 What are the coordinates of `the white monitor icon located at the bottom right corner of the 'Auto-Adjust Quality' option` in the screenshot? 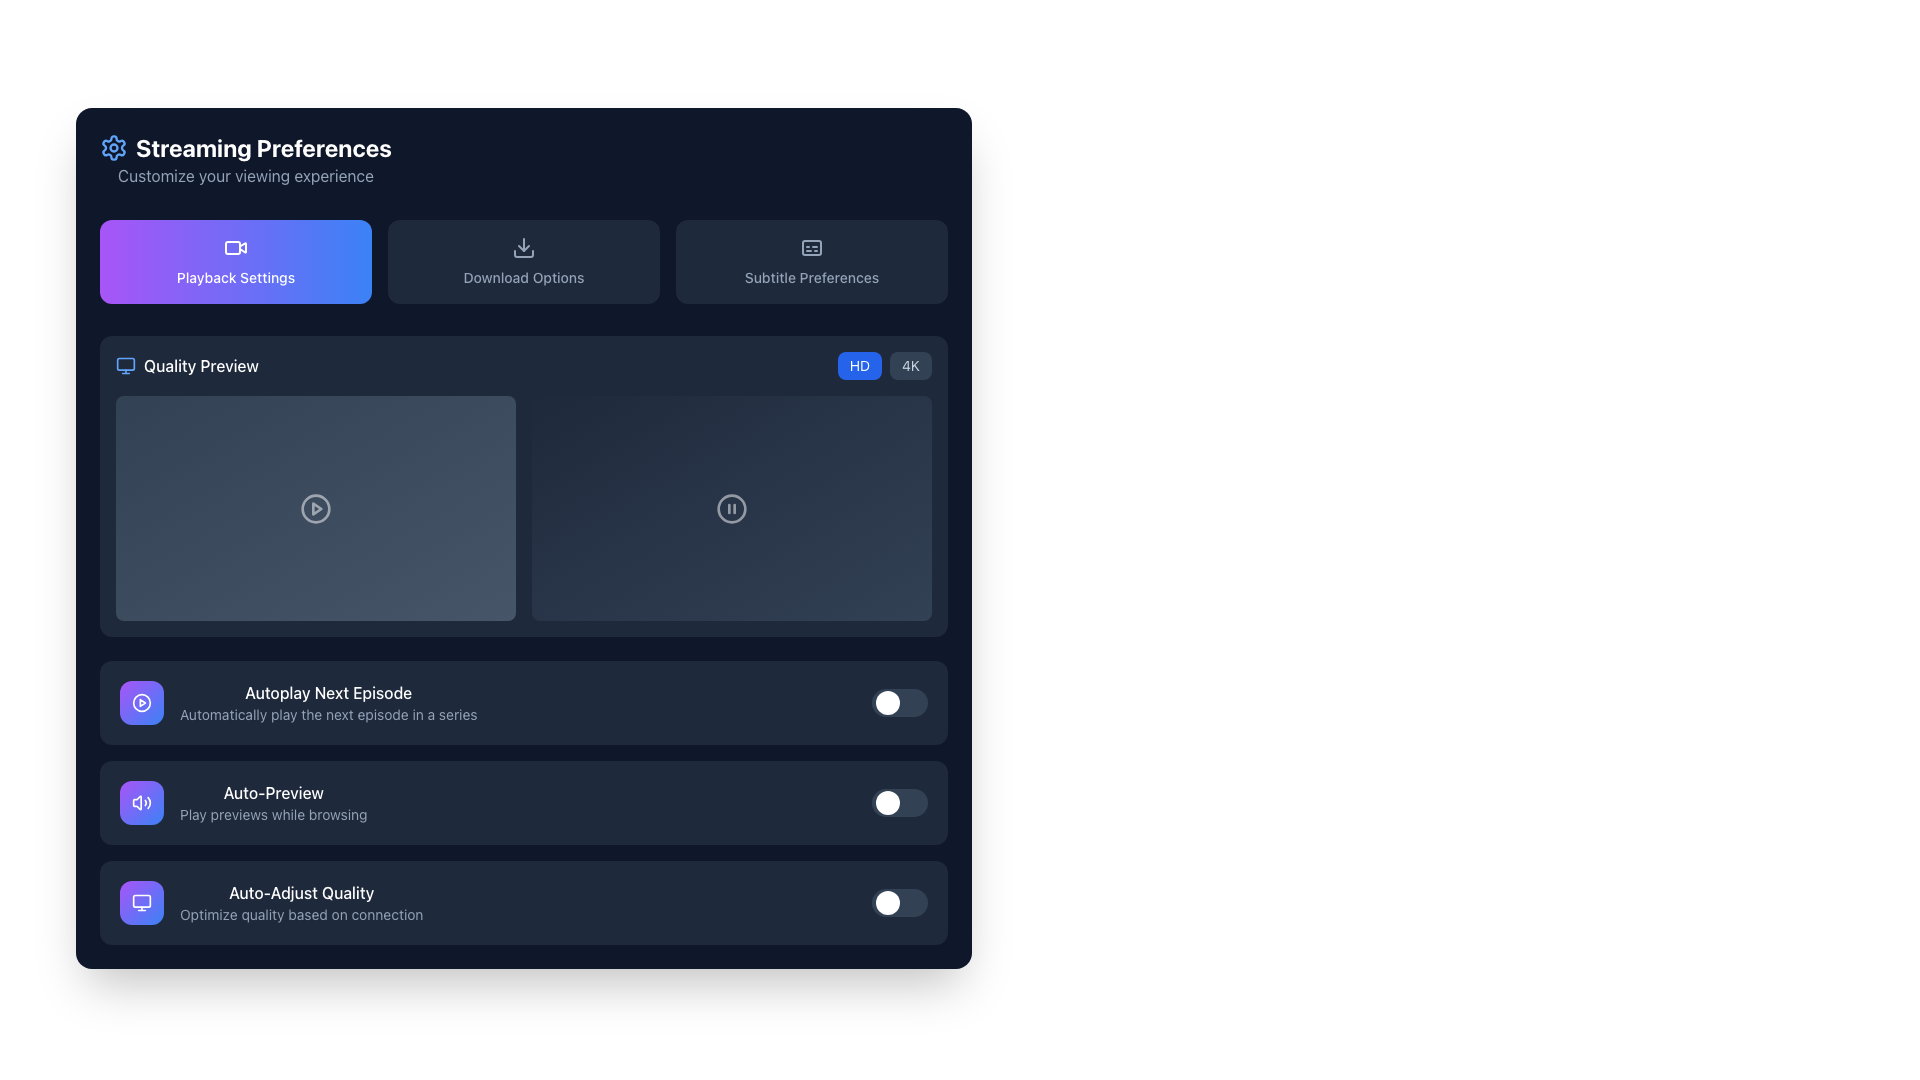 It's located at (141, 902).